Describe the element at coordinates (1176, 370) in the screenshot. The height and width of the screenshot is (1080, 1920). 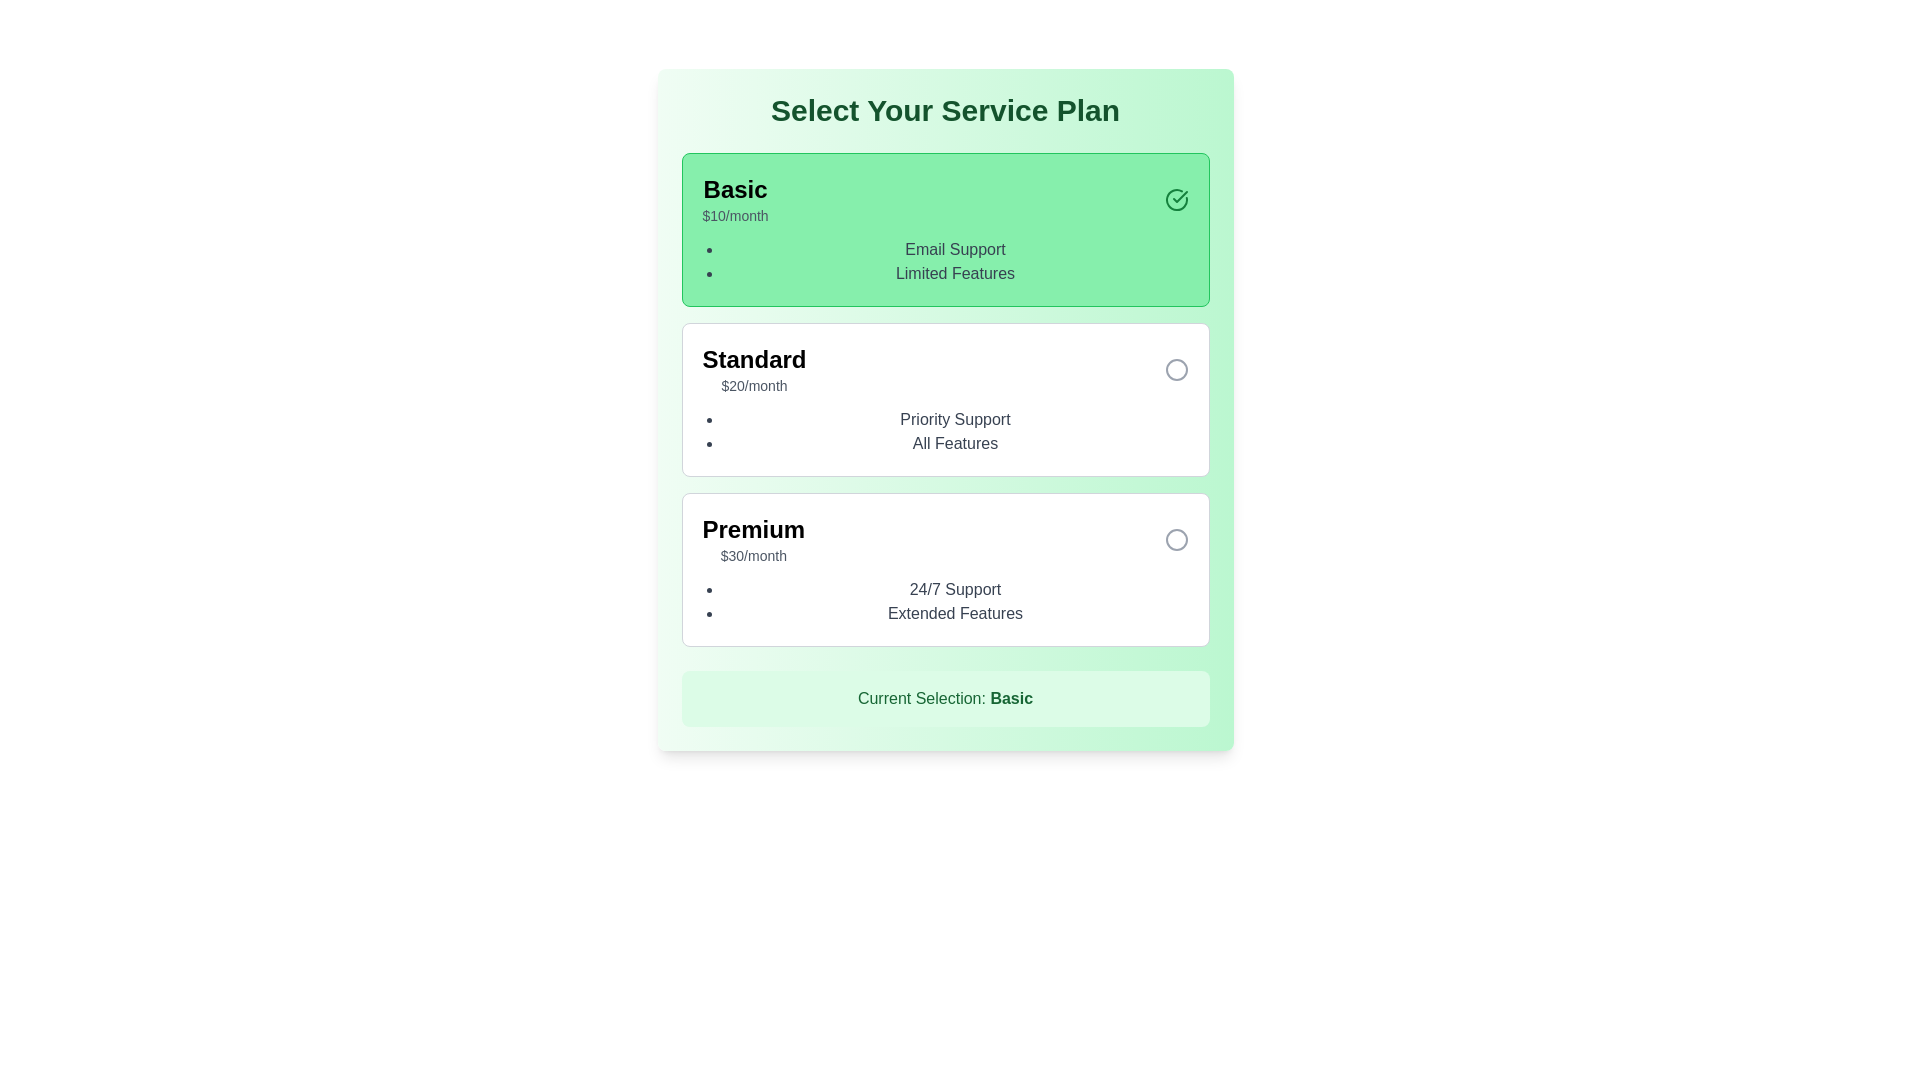
I see `the SVG circle graphic that represents the selection or deselection state of the 'Standard' service plan` at that location.